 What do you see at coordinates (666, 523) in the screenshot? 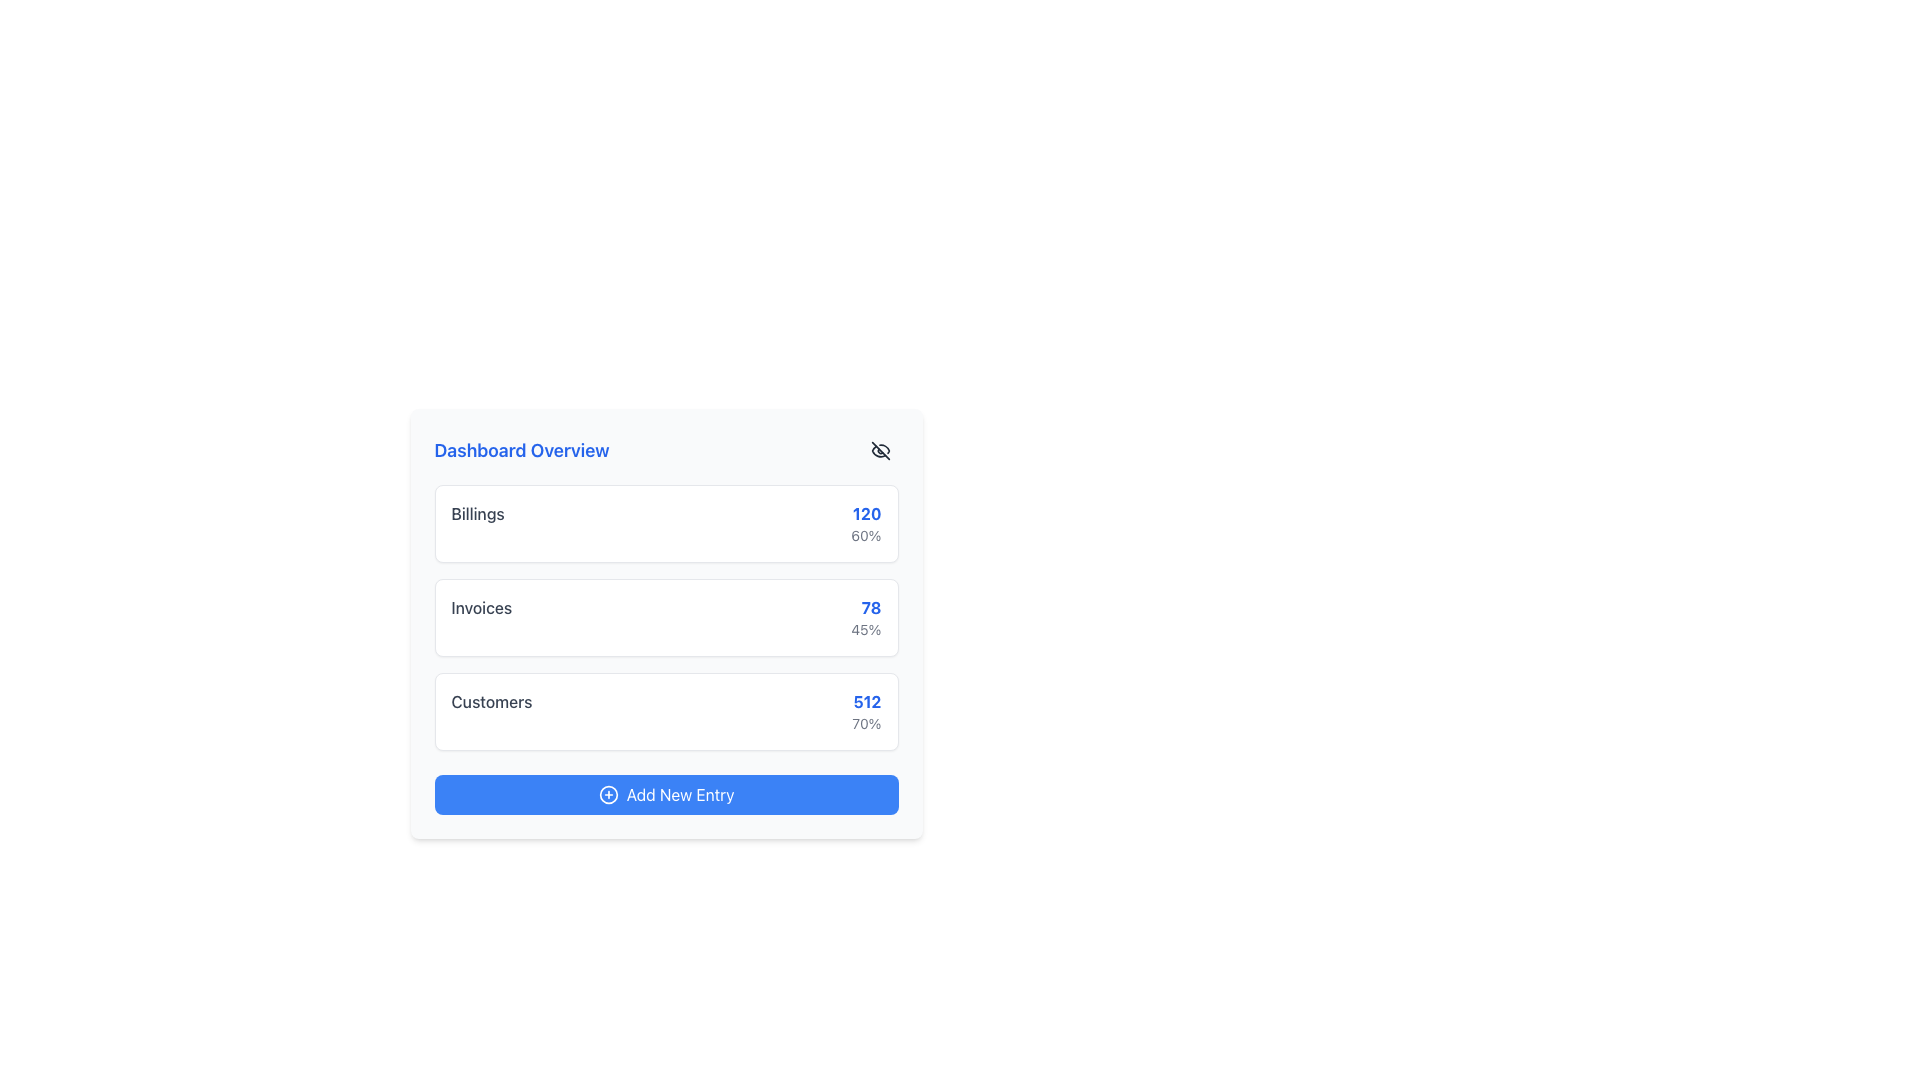
I see `the billing information presented in the 'Billings' Card that displays '120' and '60%'` at bounding box center [666, 523].